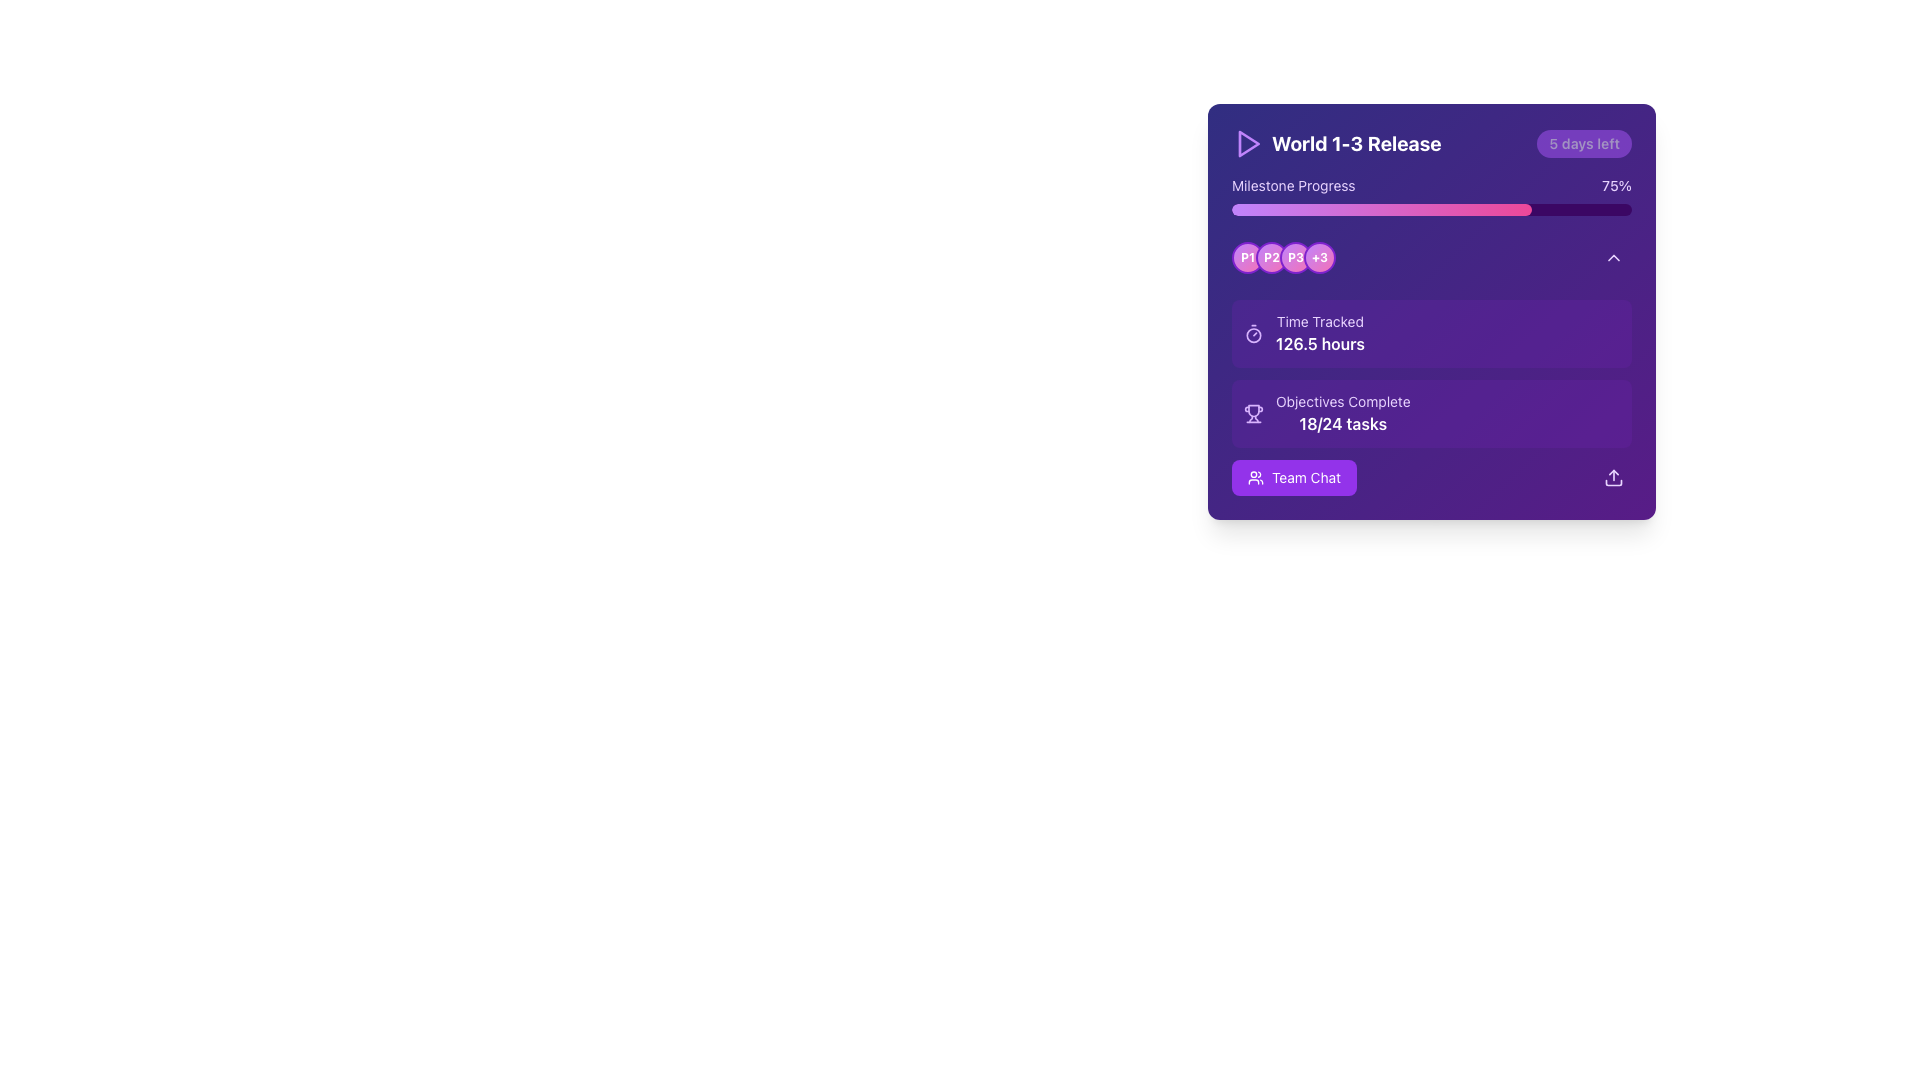  What do you see at coordinates (1247, 142) in the screenshot?
I see `the purple play icon, which is an outlined triangle pointing right, located in the header area of the 'World 1-3 Release' panel` at bounding box center [1247, 142].